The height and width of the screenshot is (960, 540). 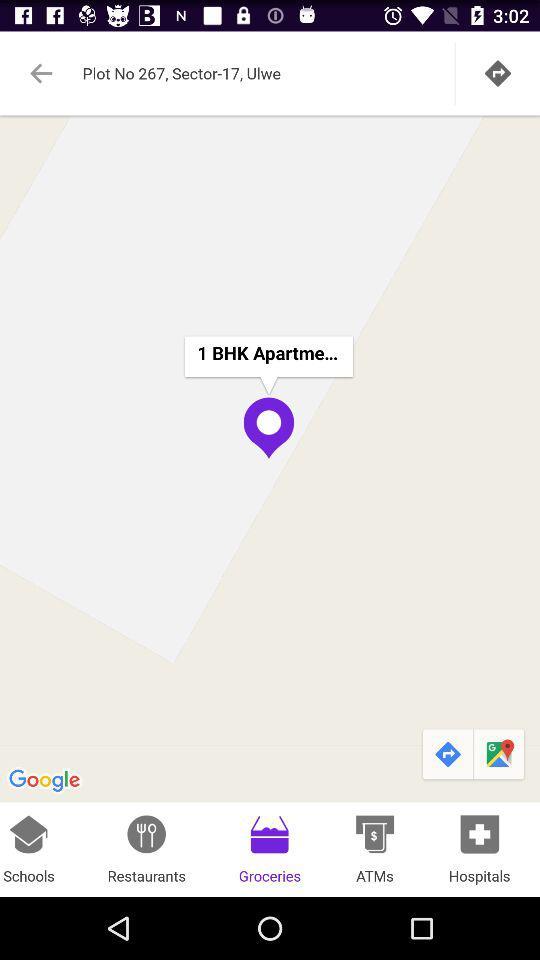 I want to click on tap the go icon at the top right corner, so click(x=496, y=73).